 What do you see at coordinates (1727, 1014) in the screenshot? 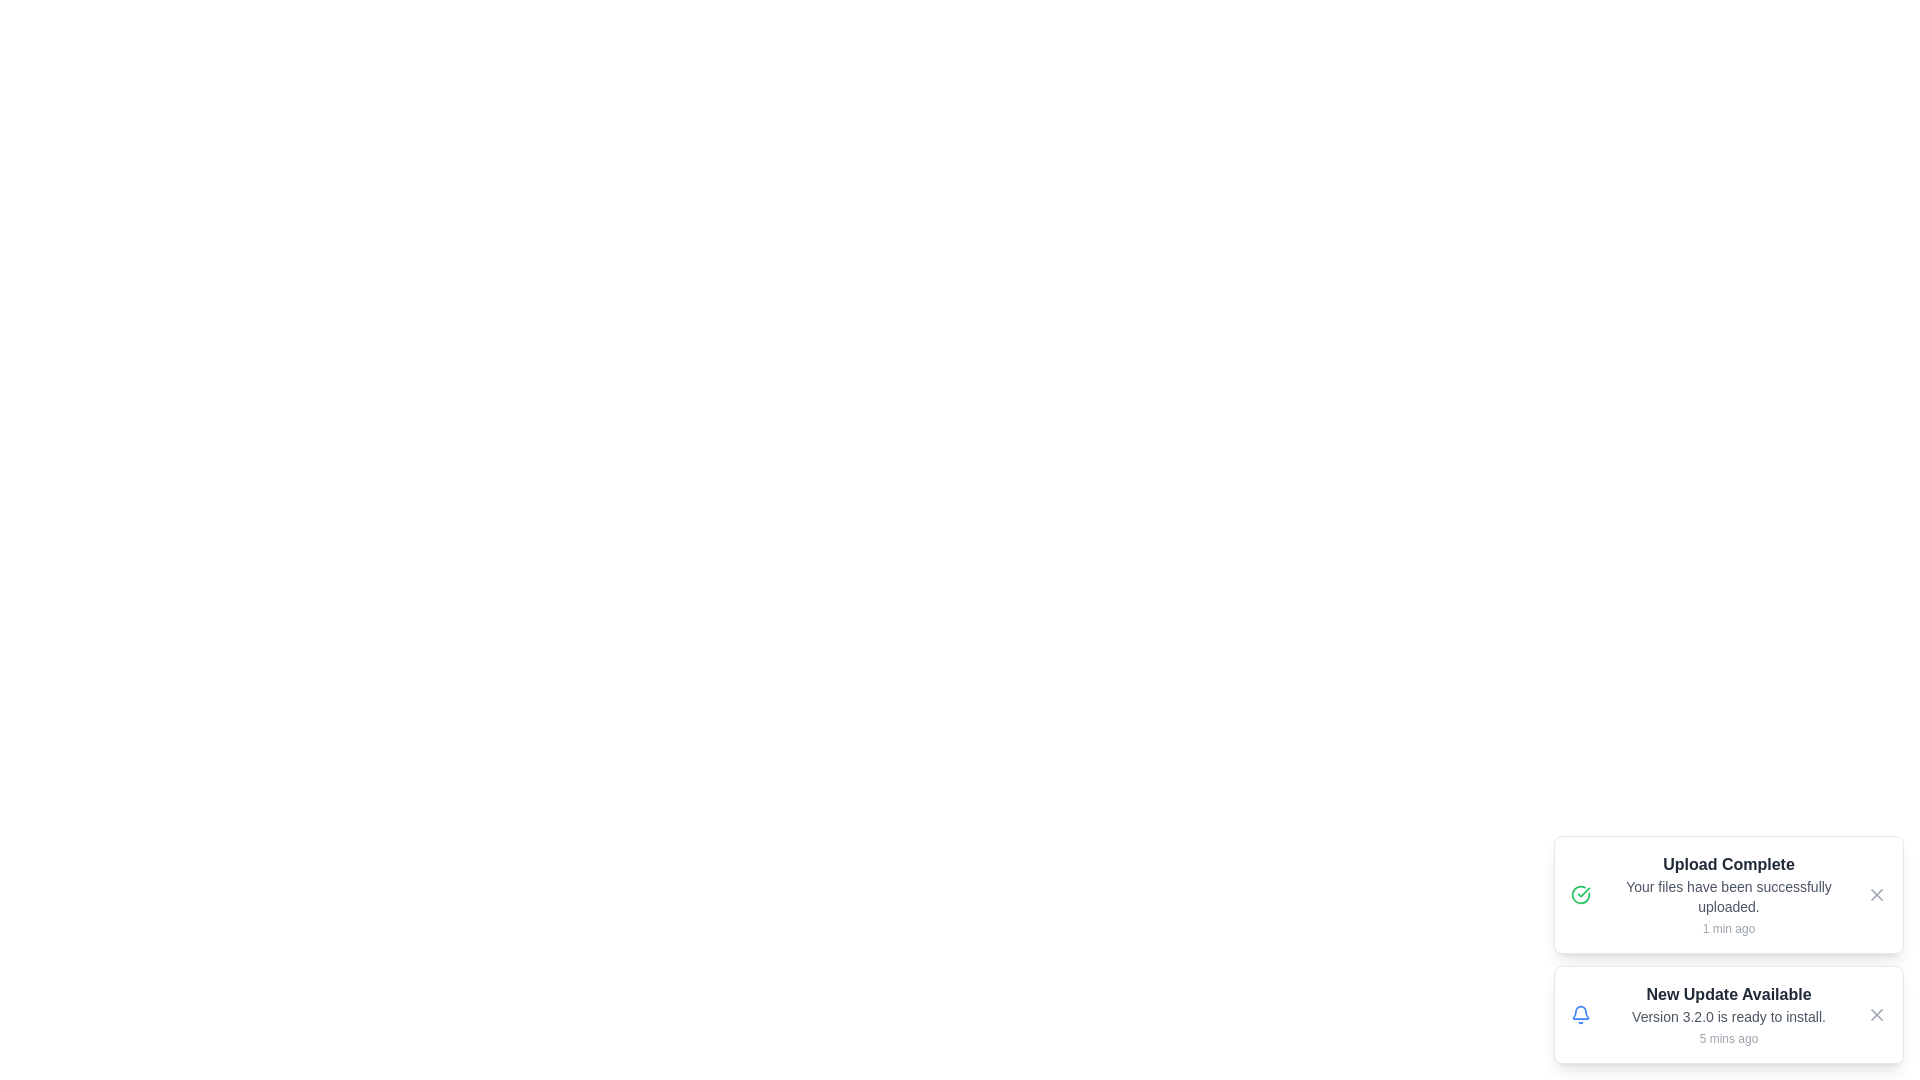
I see `the text block displaying the update information, which includes the lines 'New Update Available', 'Version 3.2.0 is ready to install.', and '5 mins ago'` at bounding box center [1727, 1014].